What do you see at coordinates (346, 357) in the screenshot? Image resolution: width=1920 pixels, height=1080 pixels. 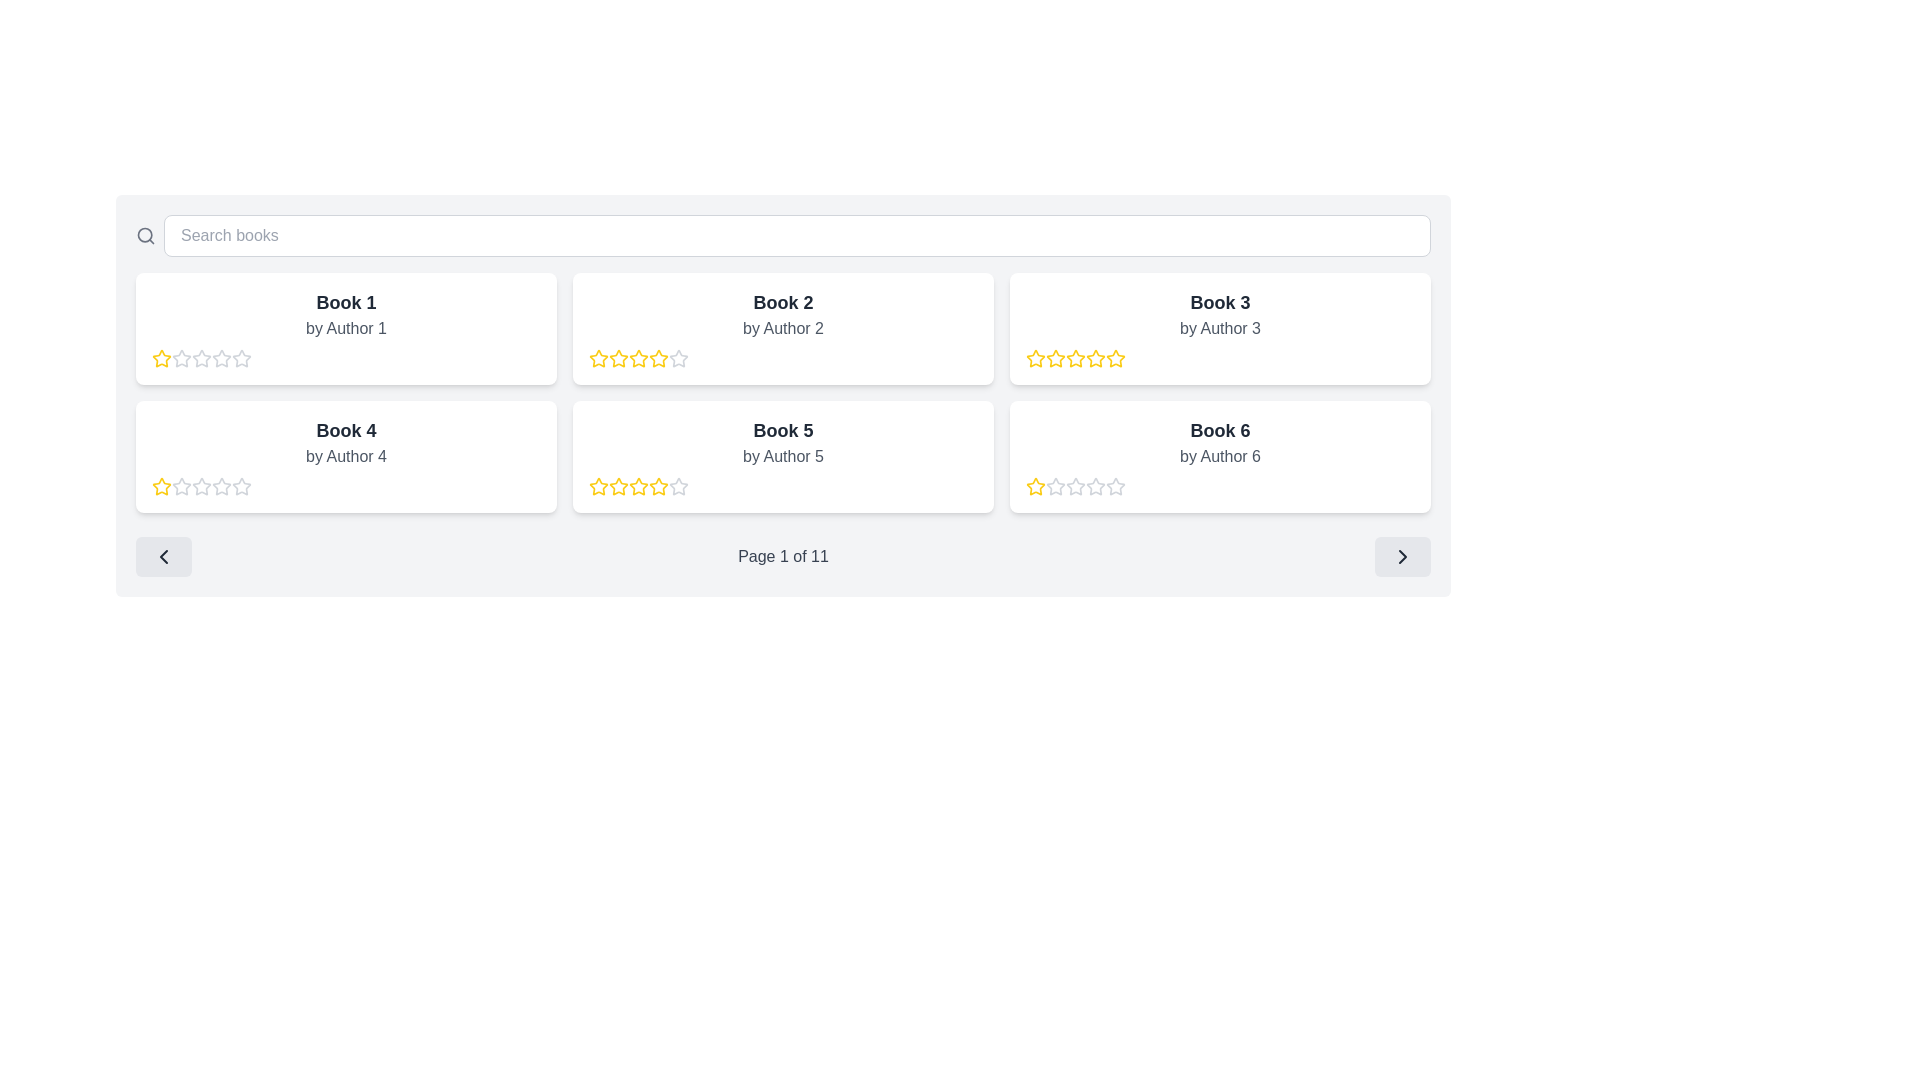 I see `the one-star rating display for 'Book 1' by 'Author 1', which is located directly beneath the author line in the first column of the first row` at bounding box center [346, 357].